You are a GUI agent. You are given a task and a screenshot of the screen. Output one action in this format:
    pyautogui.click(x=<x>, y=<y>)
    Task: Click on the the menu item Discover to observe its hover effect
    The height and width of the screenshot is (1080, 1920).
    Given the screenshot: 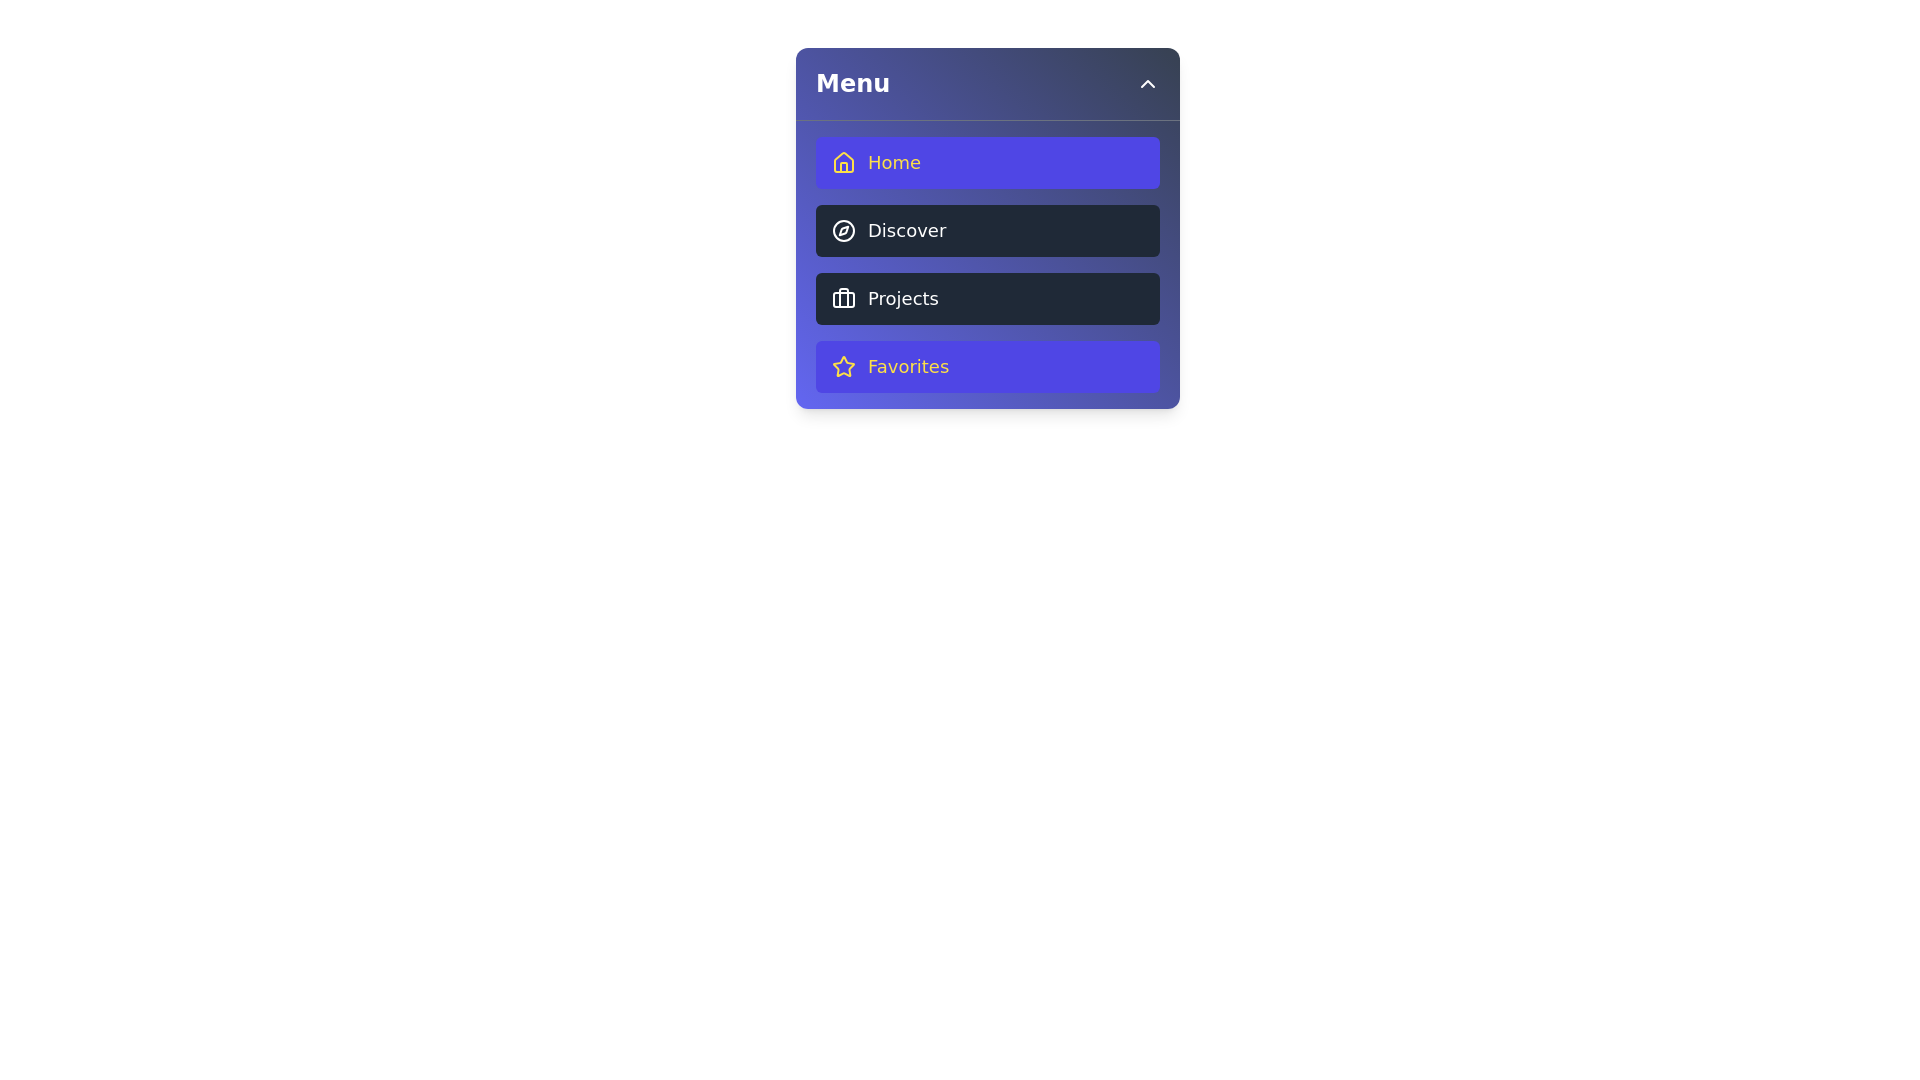 What is the action you would take?
    pyautogui.click(x=988, y=230)
    